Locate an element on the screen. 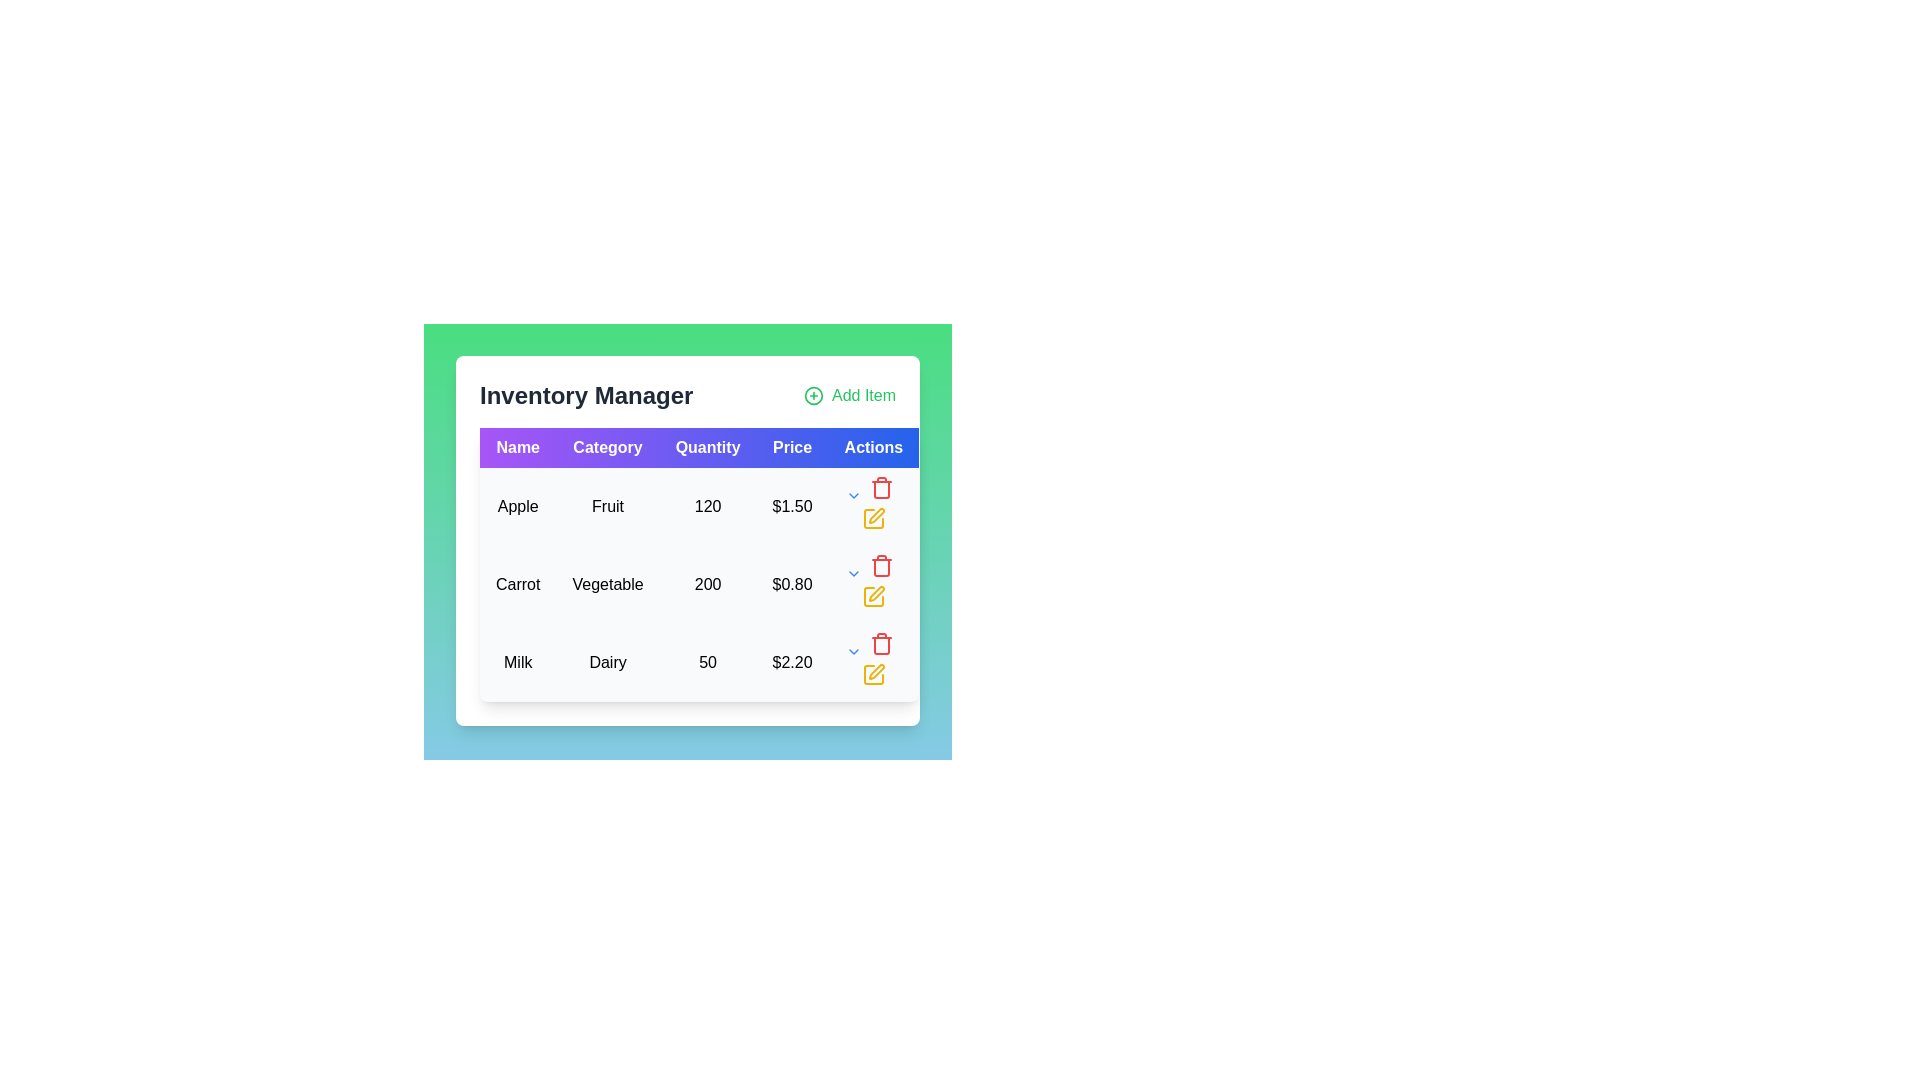  the Interactive icon (chevron) located in the 'Actions' column of the 'Carrot' row is located at coordinates (853, 494).